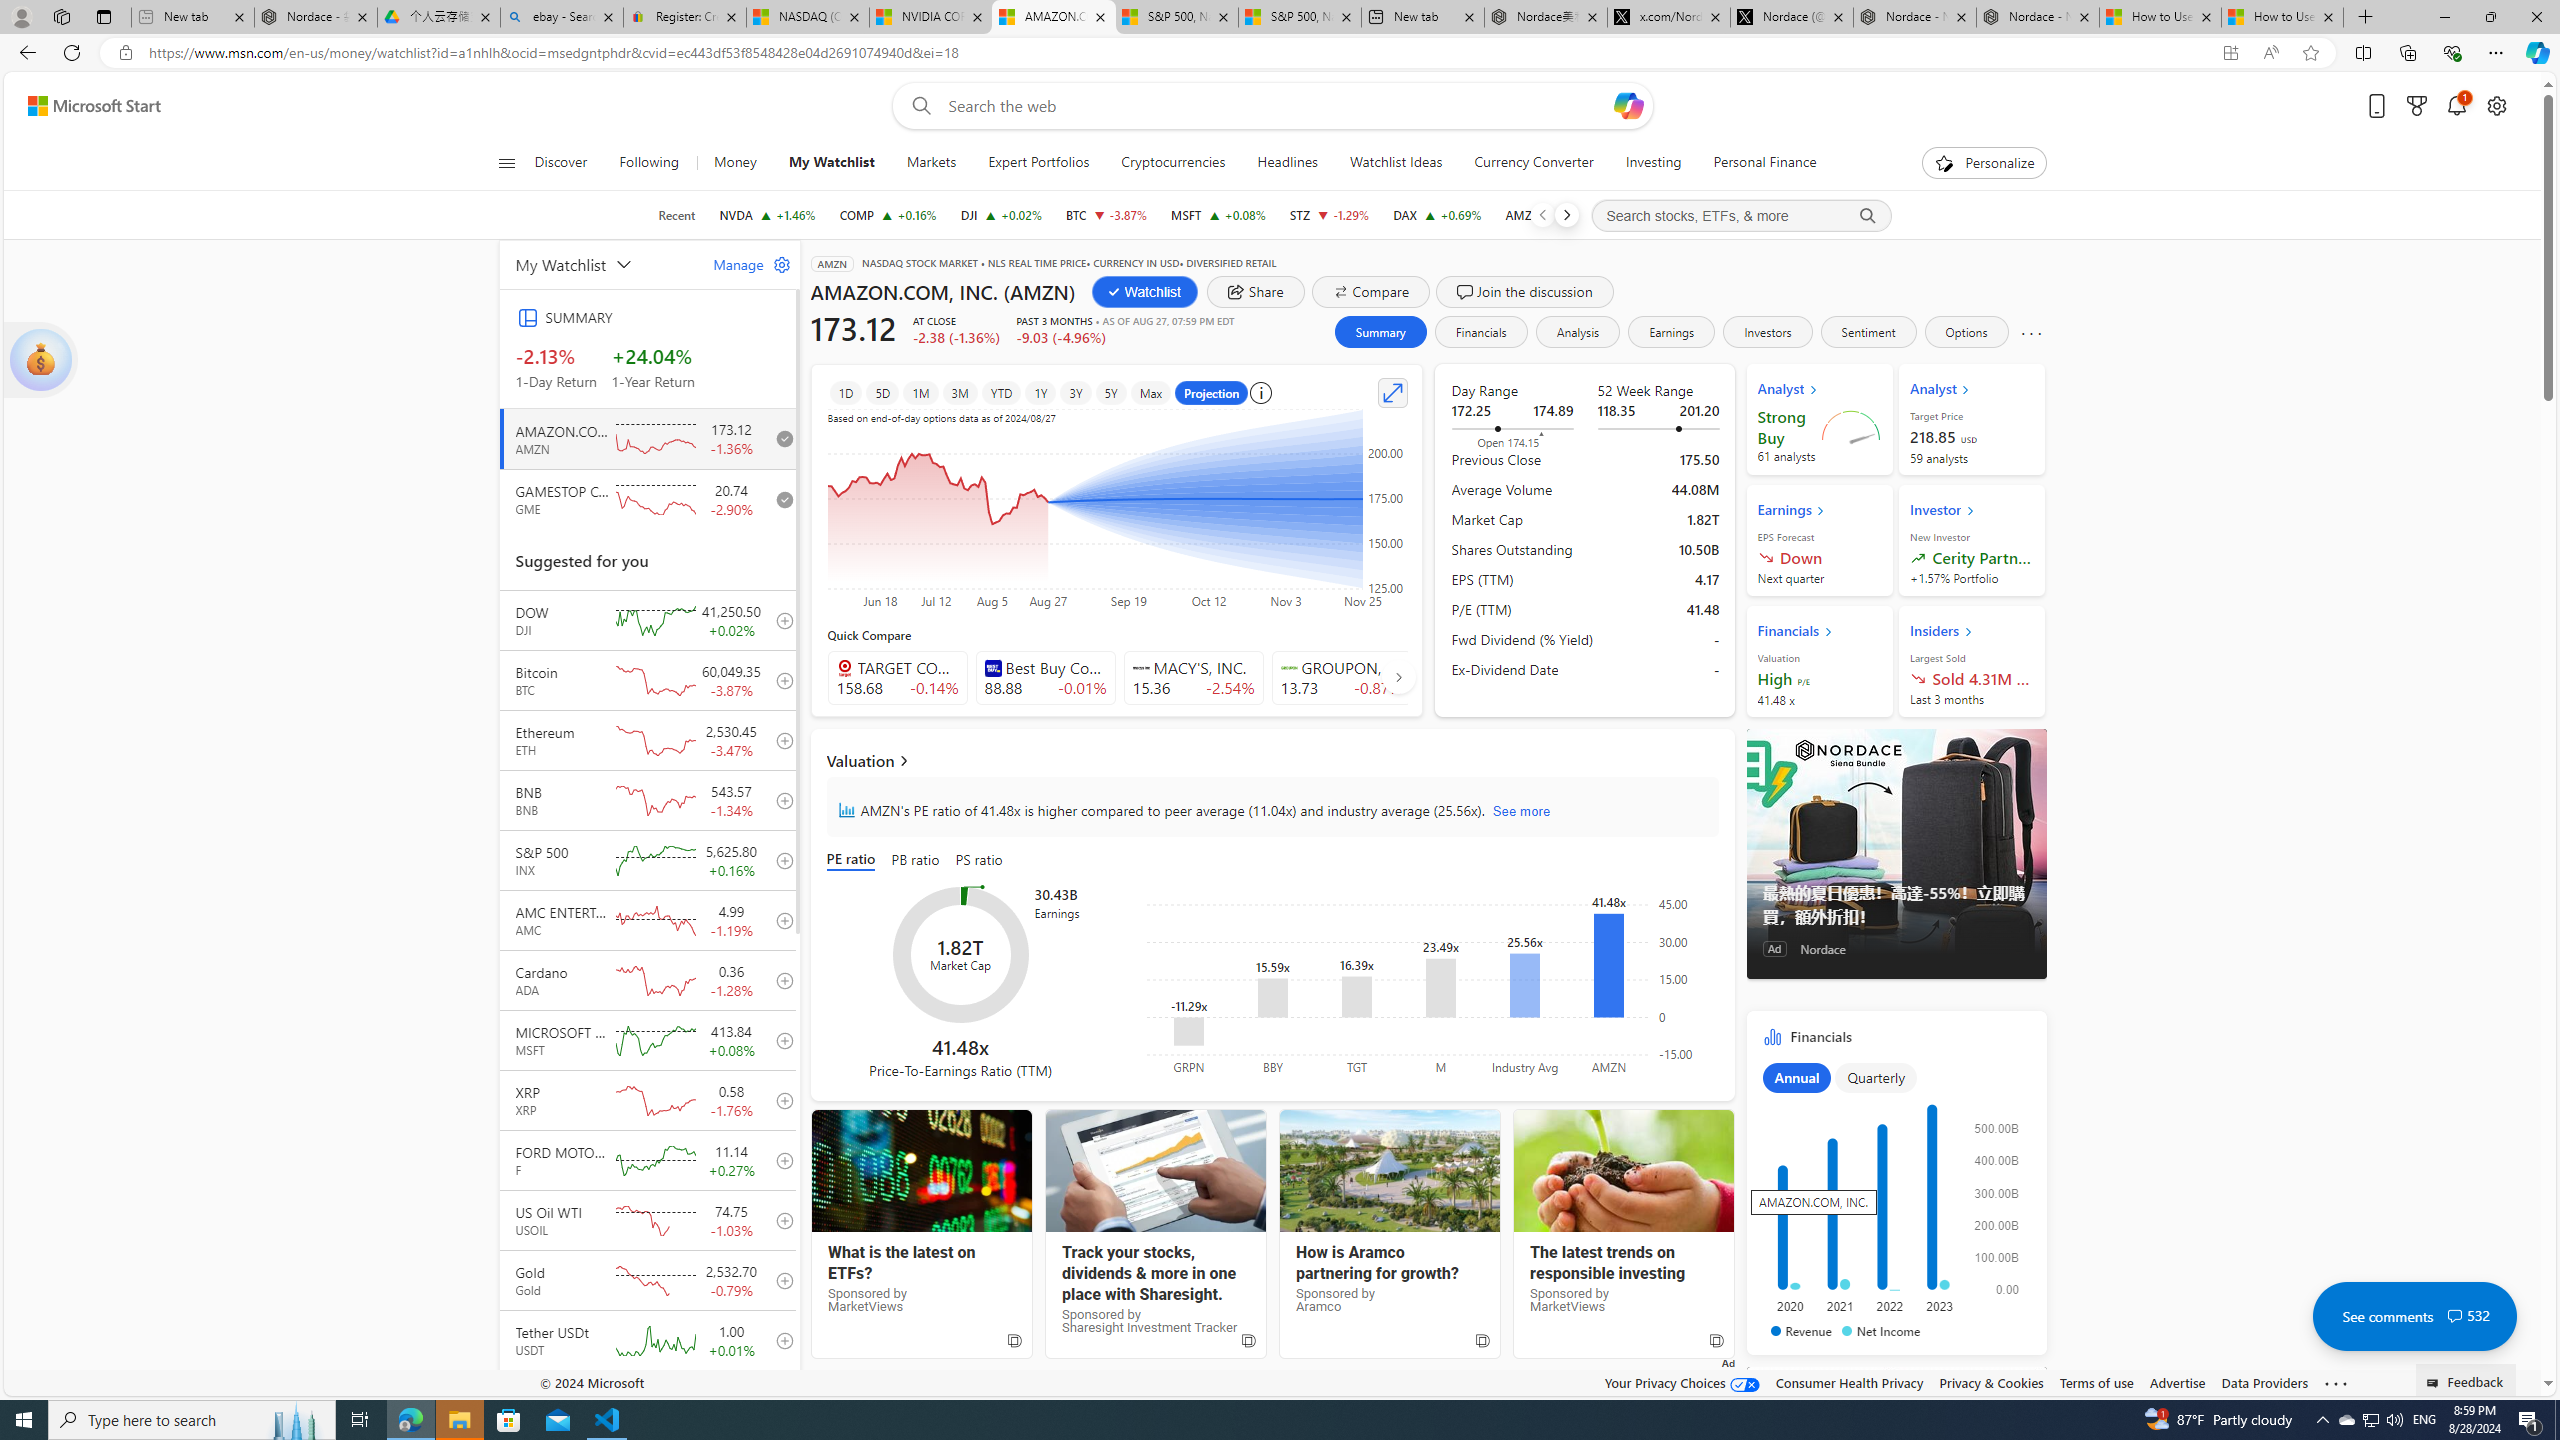 The width and height of the screenshot is (2560, 1440). Describe the element at coordinates (2176, 1382) in the screenshot. I see `'Advertise'` at that location.